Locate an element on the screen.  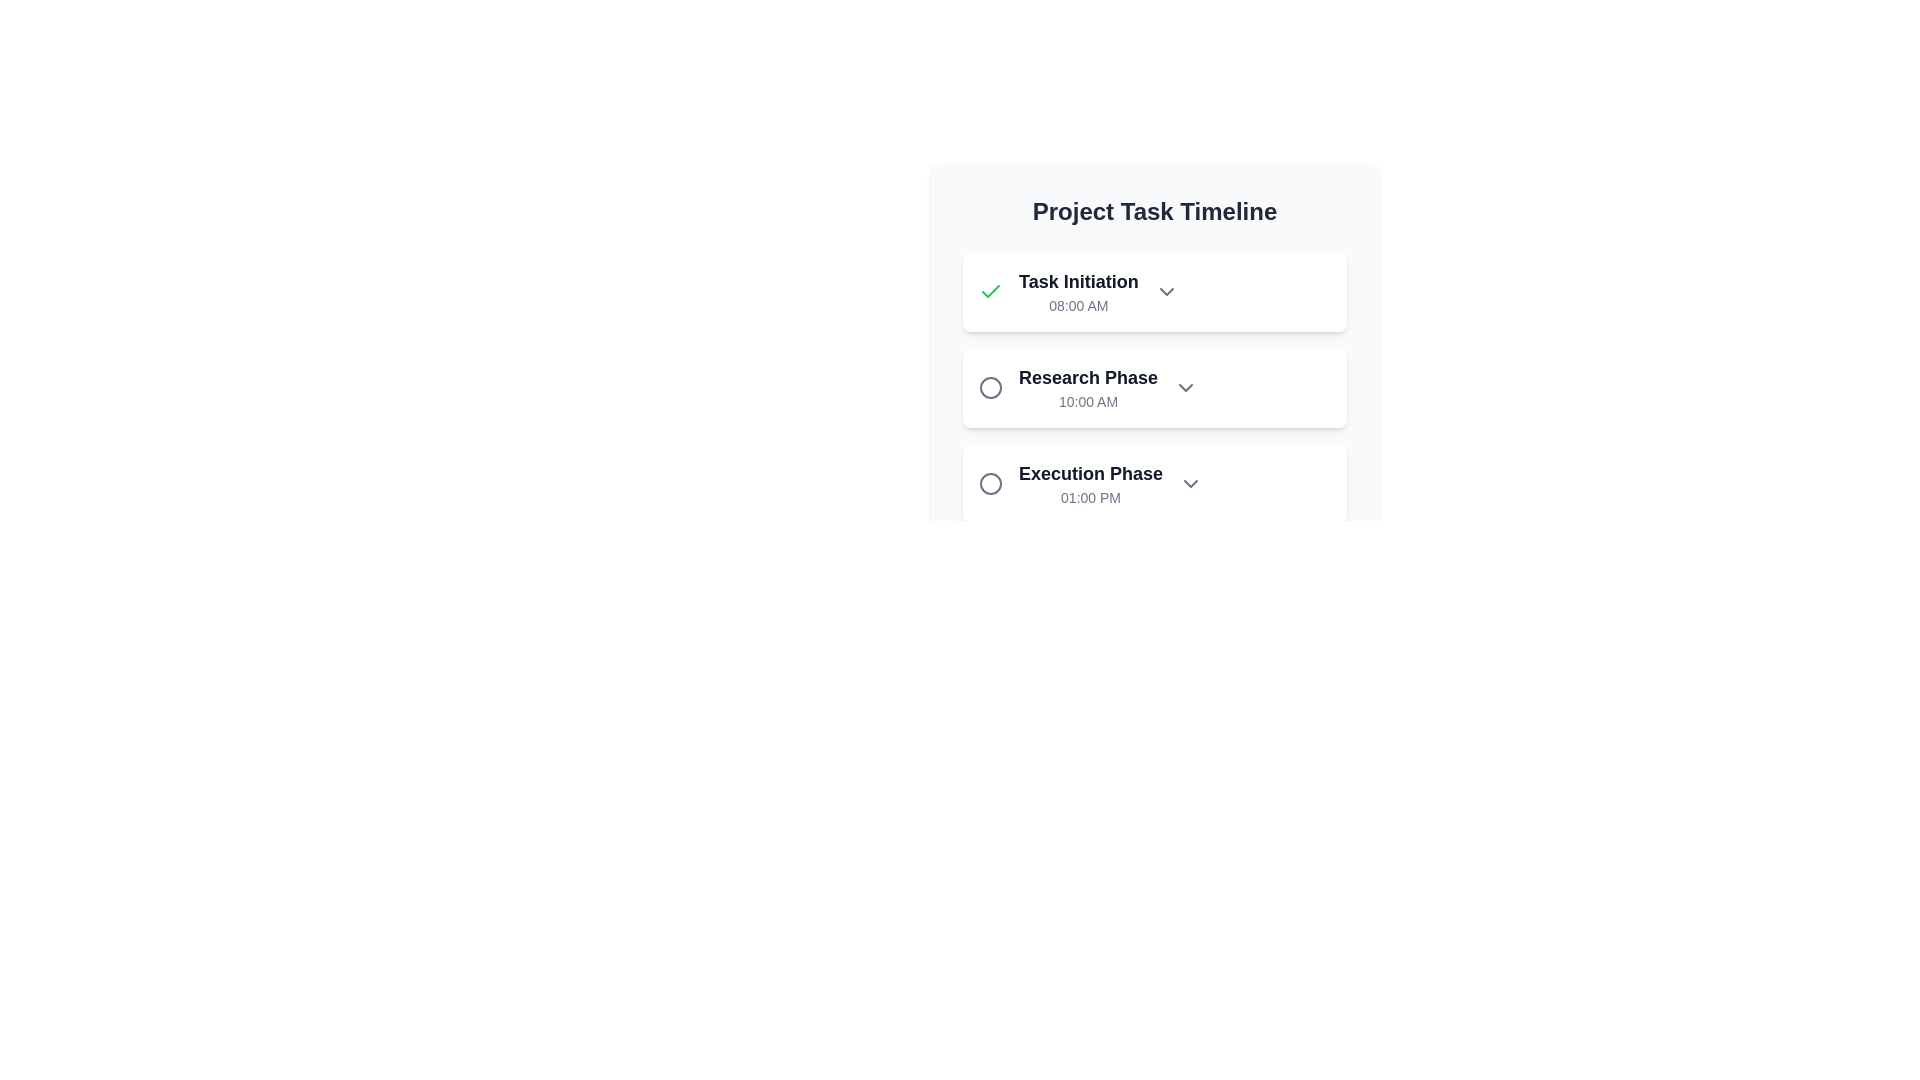
the small text label displaying the time '01:00 PM' located under the 'Execution Phase' title in the task card is located at coordinates (1089, 496).